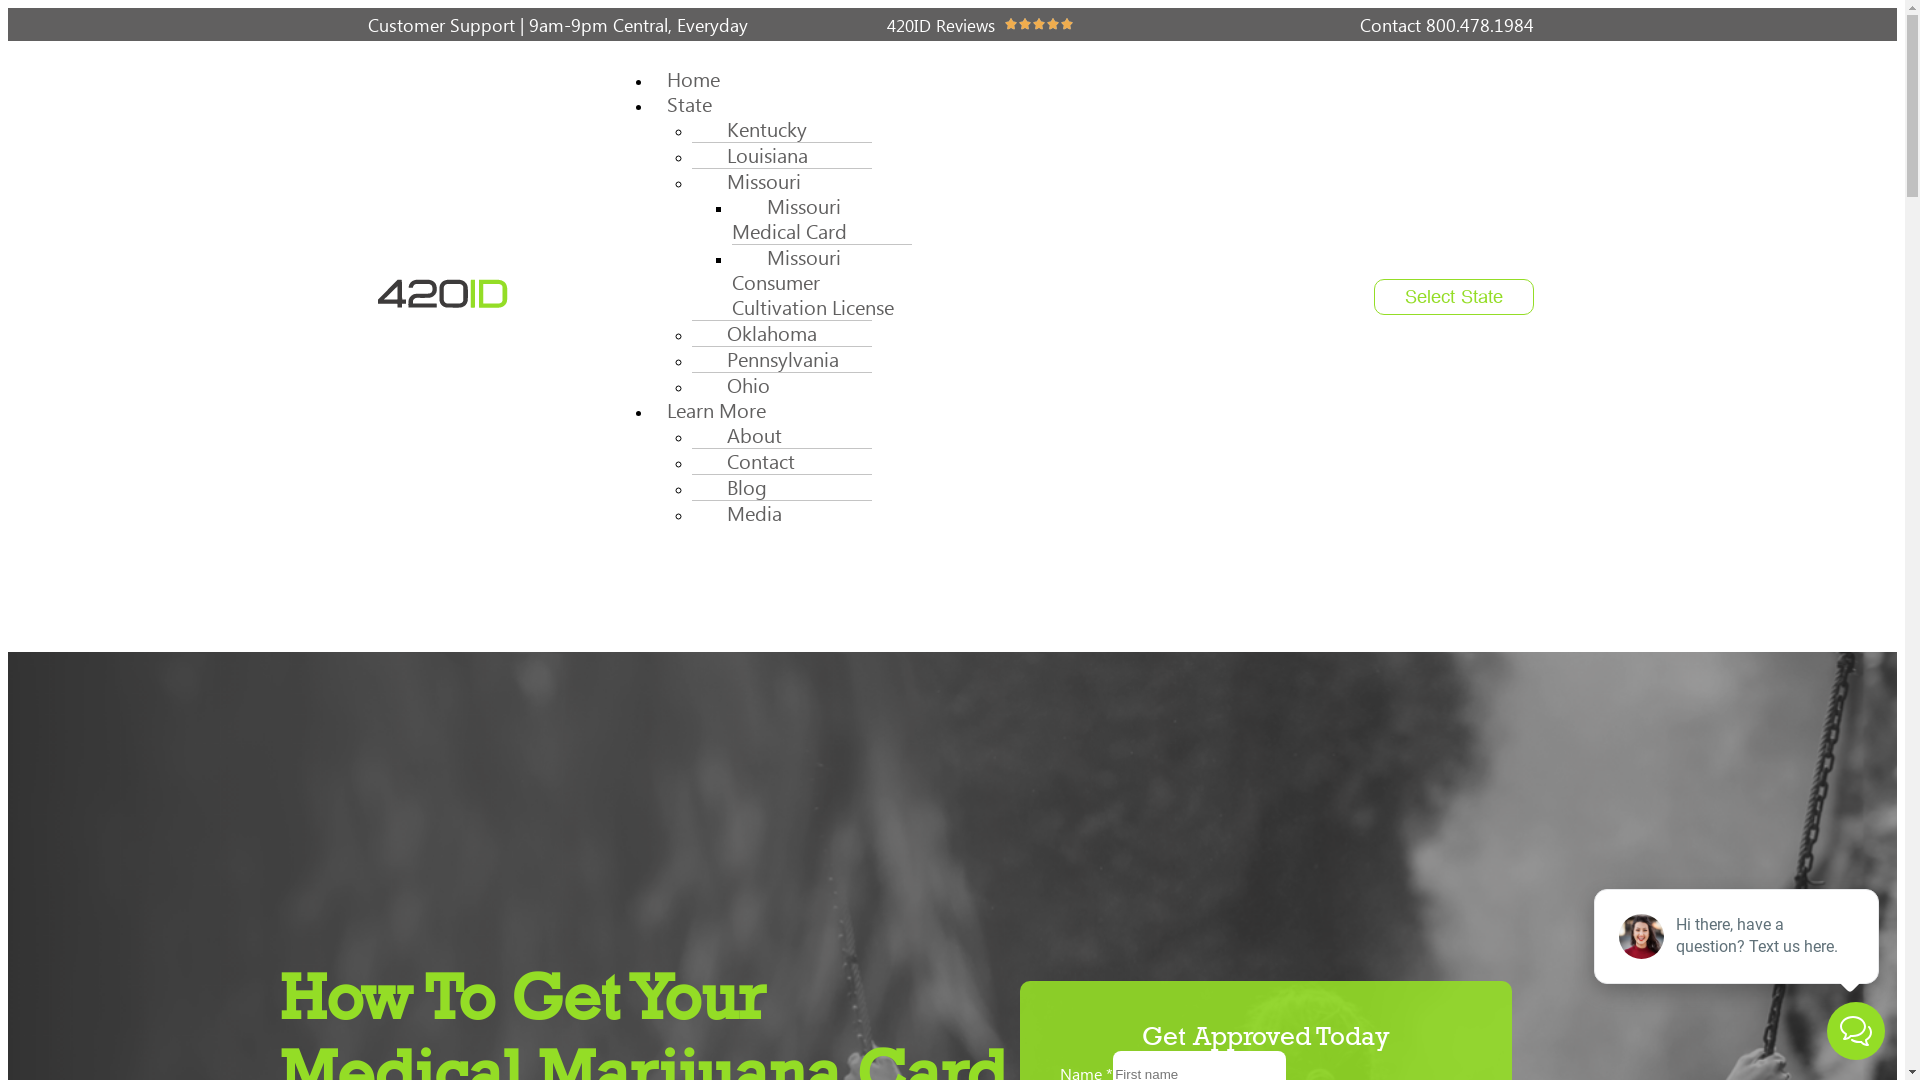  Describe the element at coordinates (795, 219) in the screenshot. I see `'Missouri Medical Card'` at that location.